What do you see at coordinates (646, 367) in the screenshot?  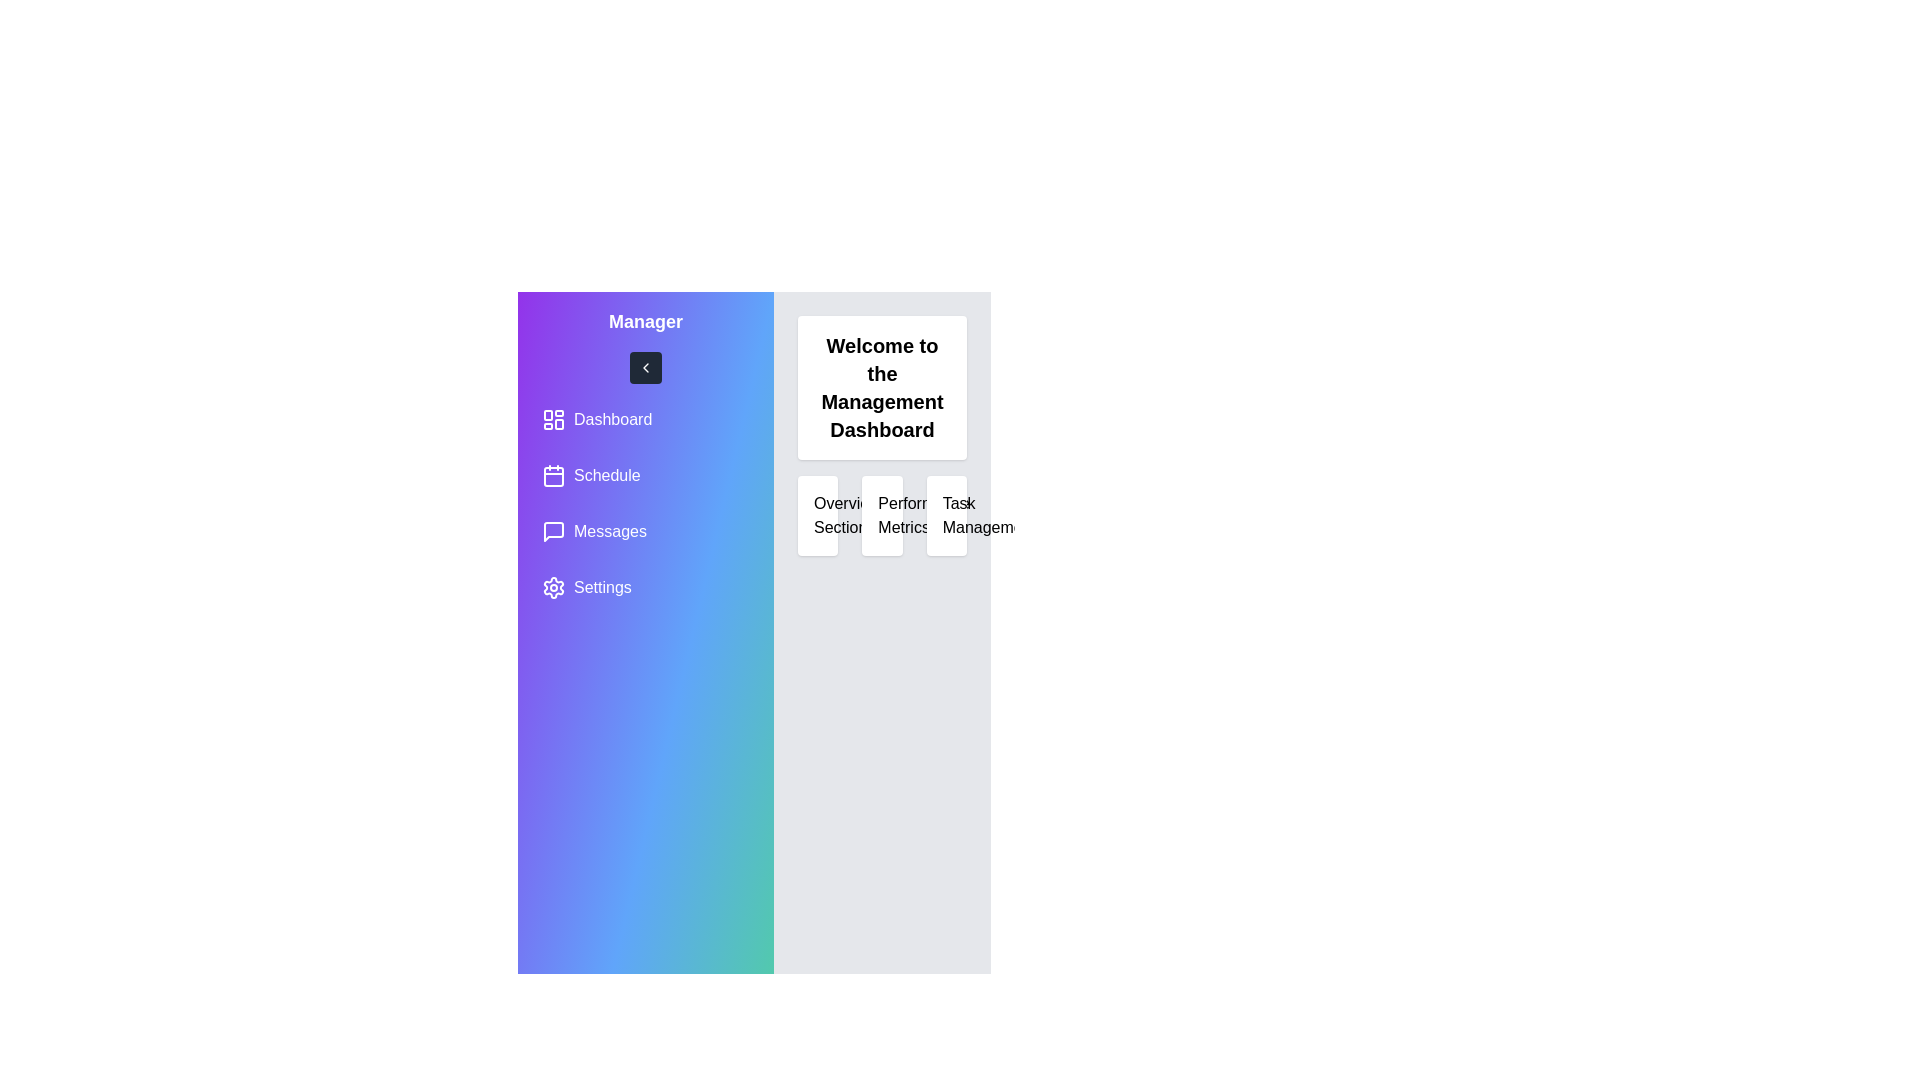 I see `the navigation button located below the 'Manager' title in the sidebar` at bounding box center [646, 367].